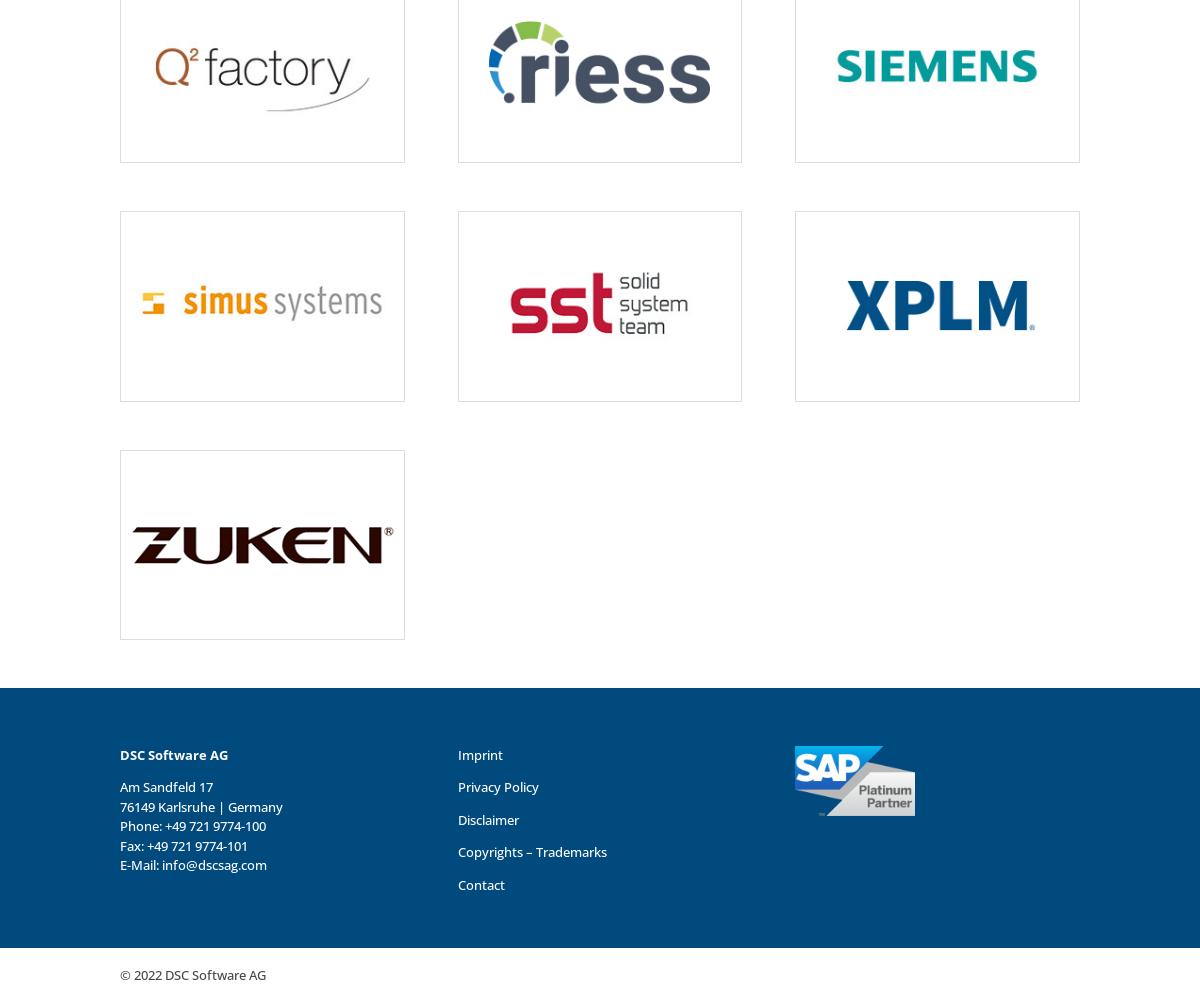 The width and height of the screenshot is (1200, 1003). Describe the element at coordinates (191, 974) in the screenshot. I see `'© 2022 DSC Software AG'` at that location.